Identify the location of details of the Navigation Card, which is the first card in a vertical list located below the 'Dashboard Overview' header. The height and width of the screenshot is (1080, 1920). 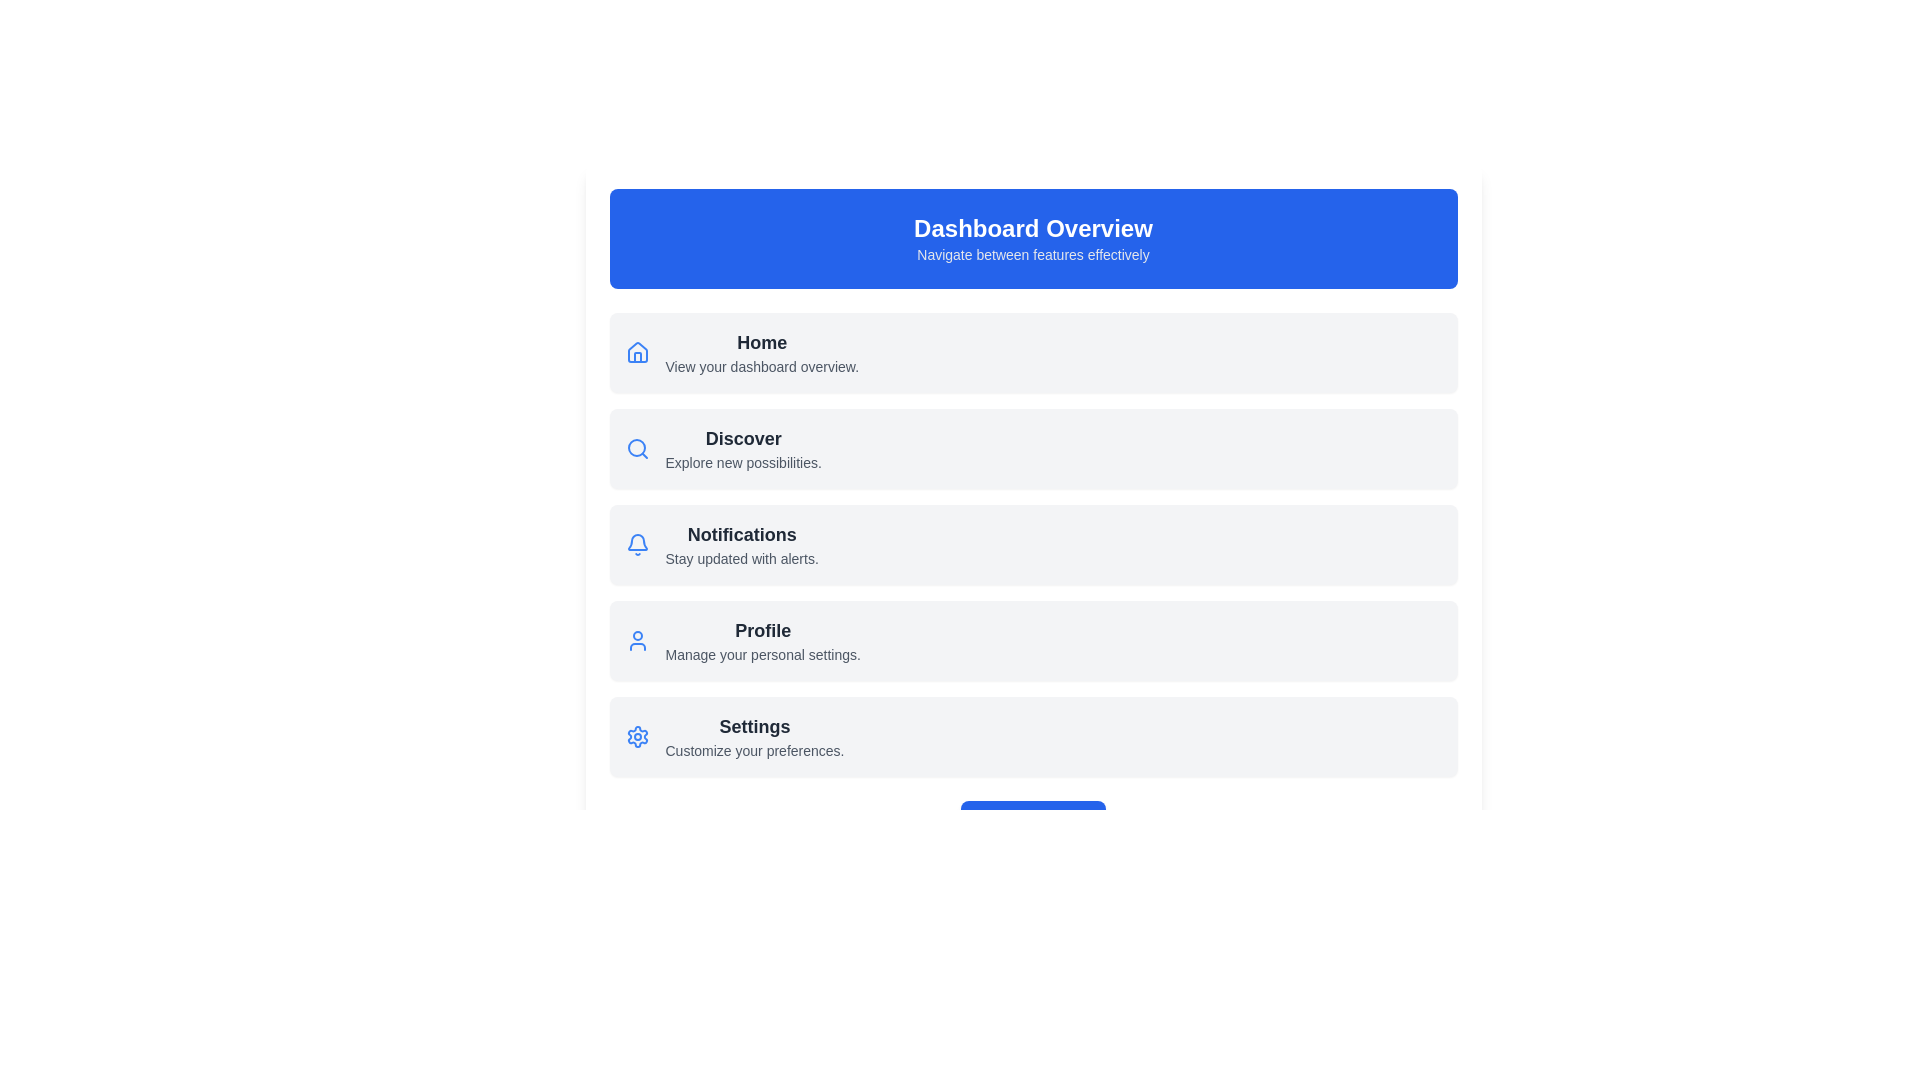
(1033, 352).